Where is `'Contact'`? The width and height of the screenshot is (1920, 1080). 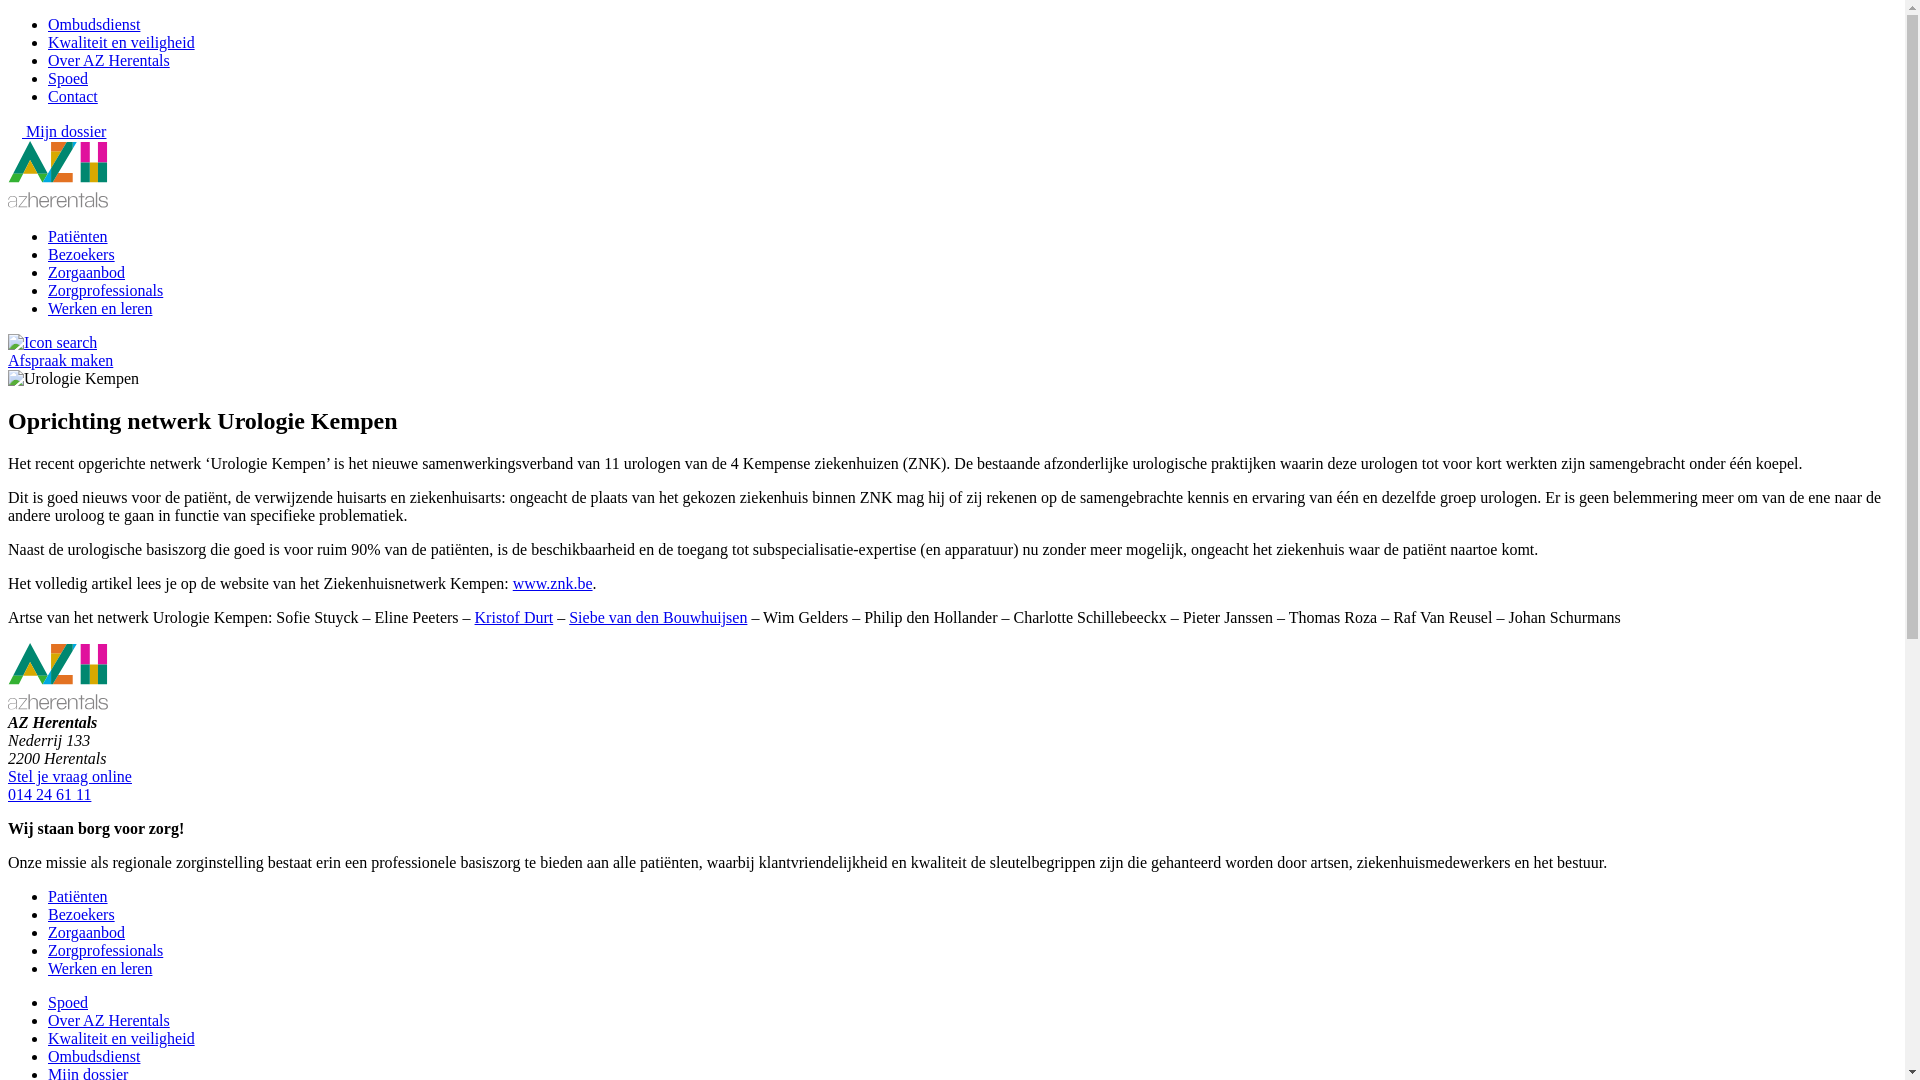 'Contact' is located at coordinates (72, 96).